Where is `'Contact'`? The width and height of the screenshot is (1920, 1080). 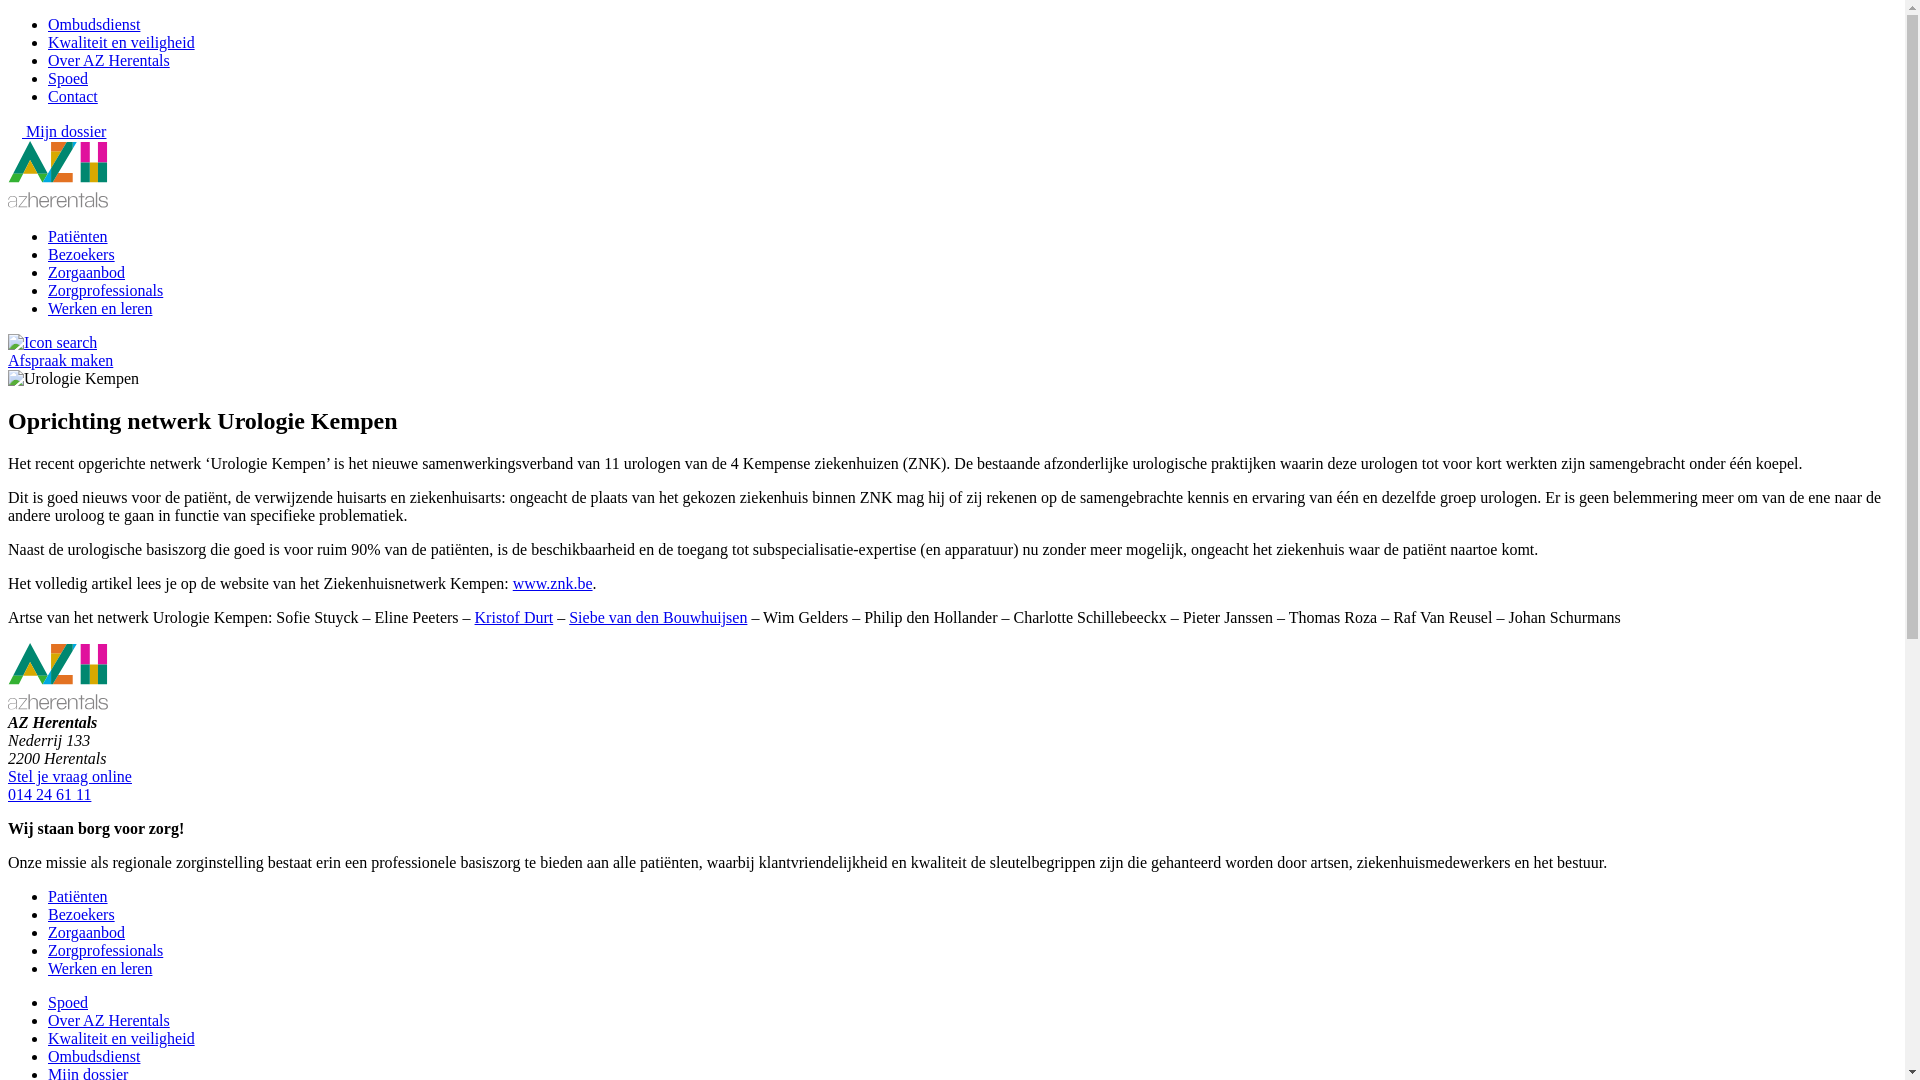 'Contact' is located at coordinates (72, 96).